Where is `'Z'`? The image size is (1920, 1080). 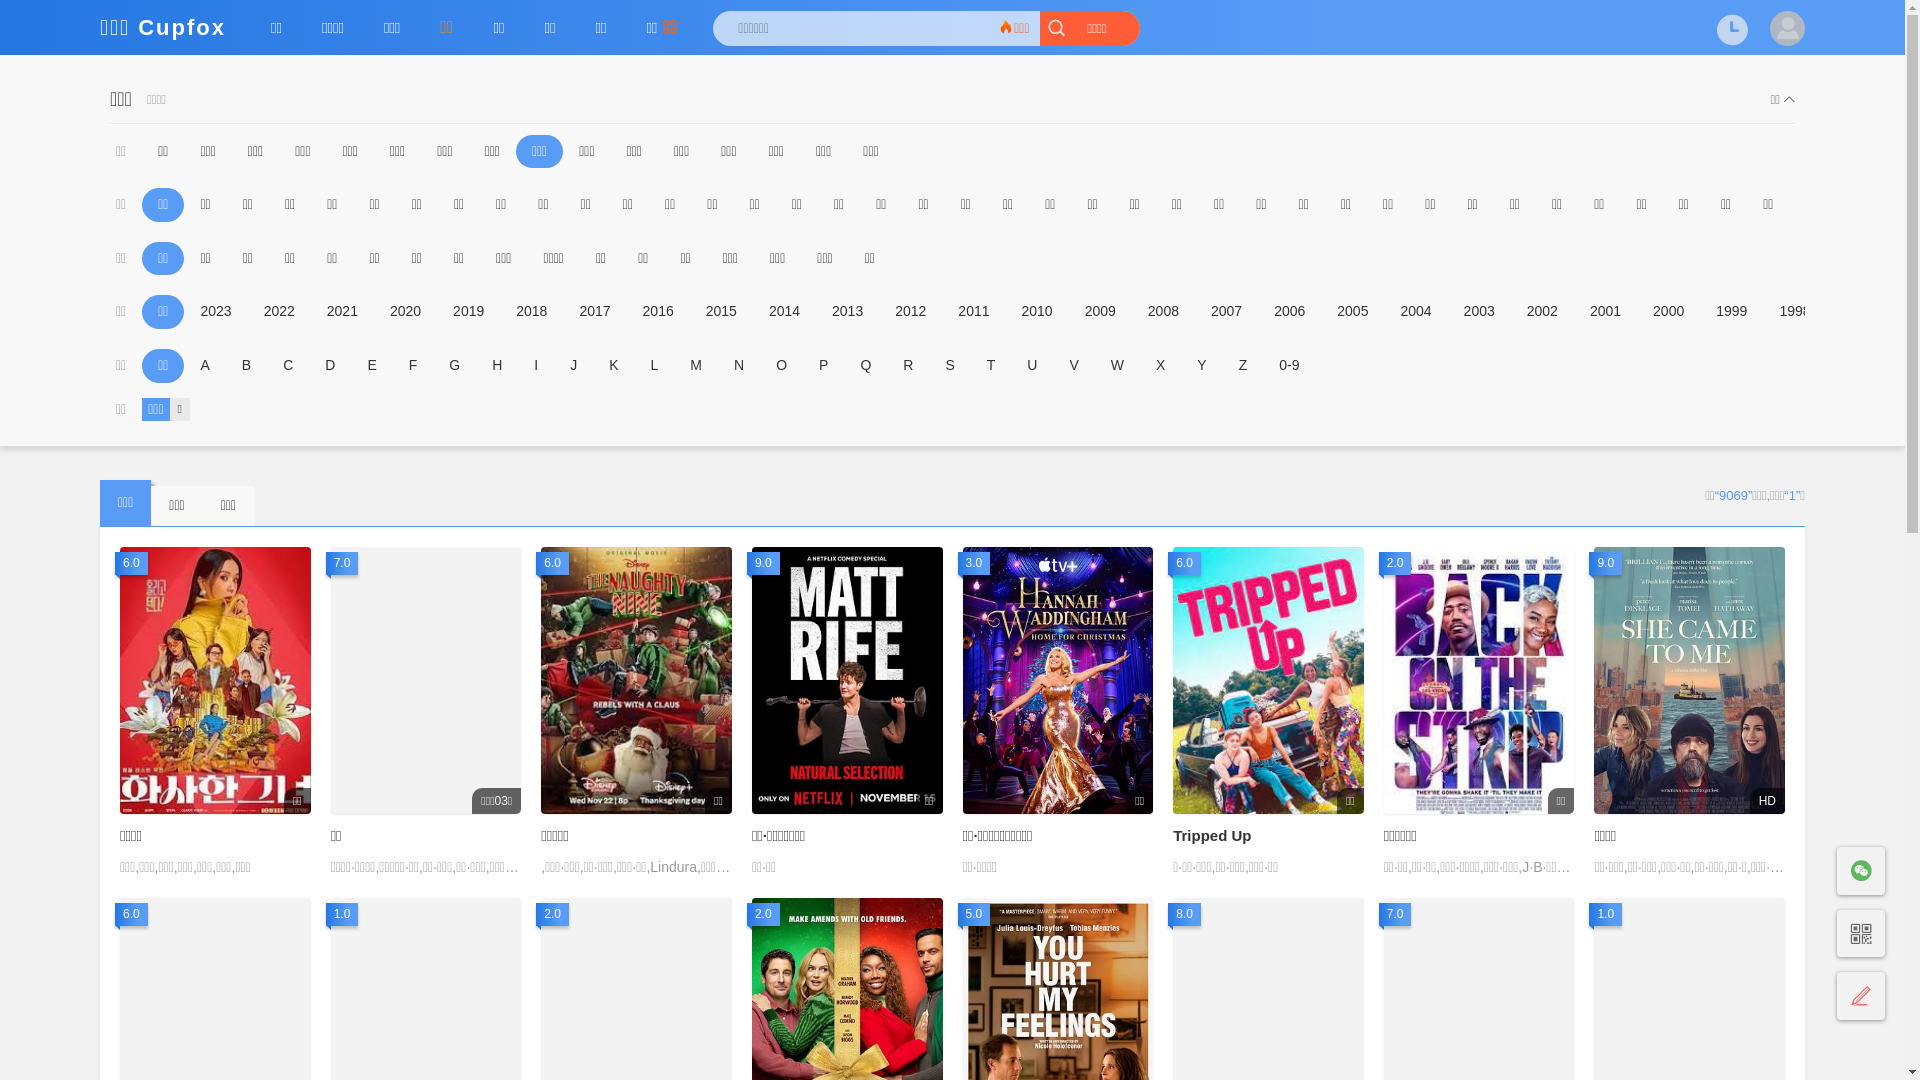 'Z' is located at coordinates (1242, 366).